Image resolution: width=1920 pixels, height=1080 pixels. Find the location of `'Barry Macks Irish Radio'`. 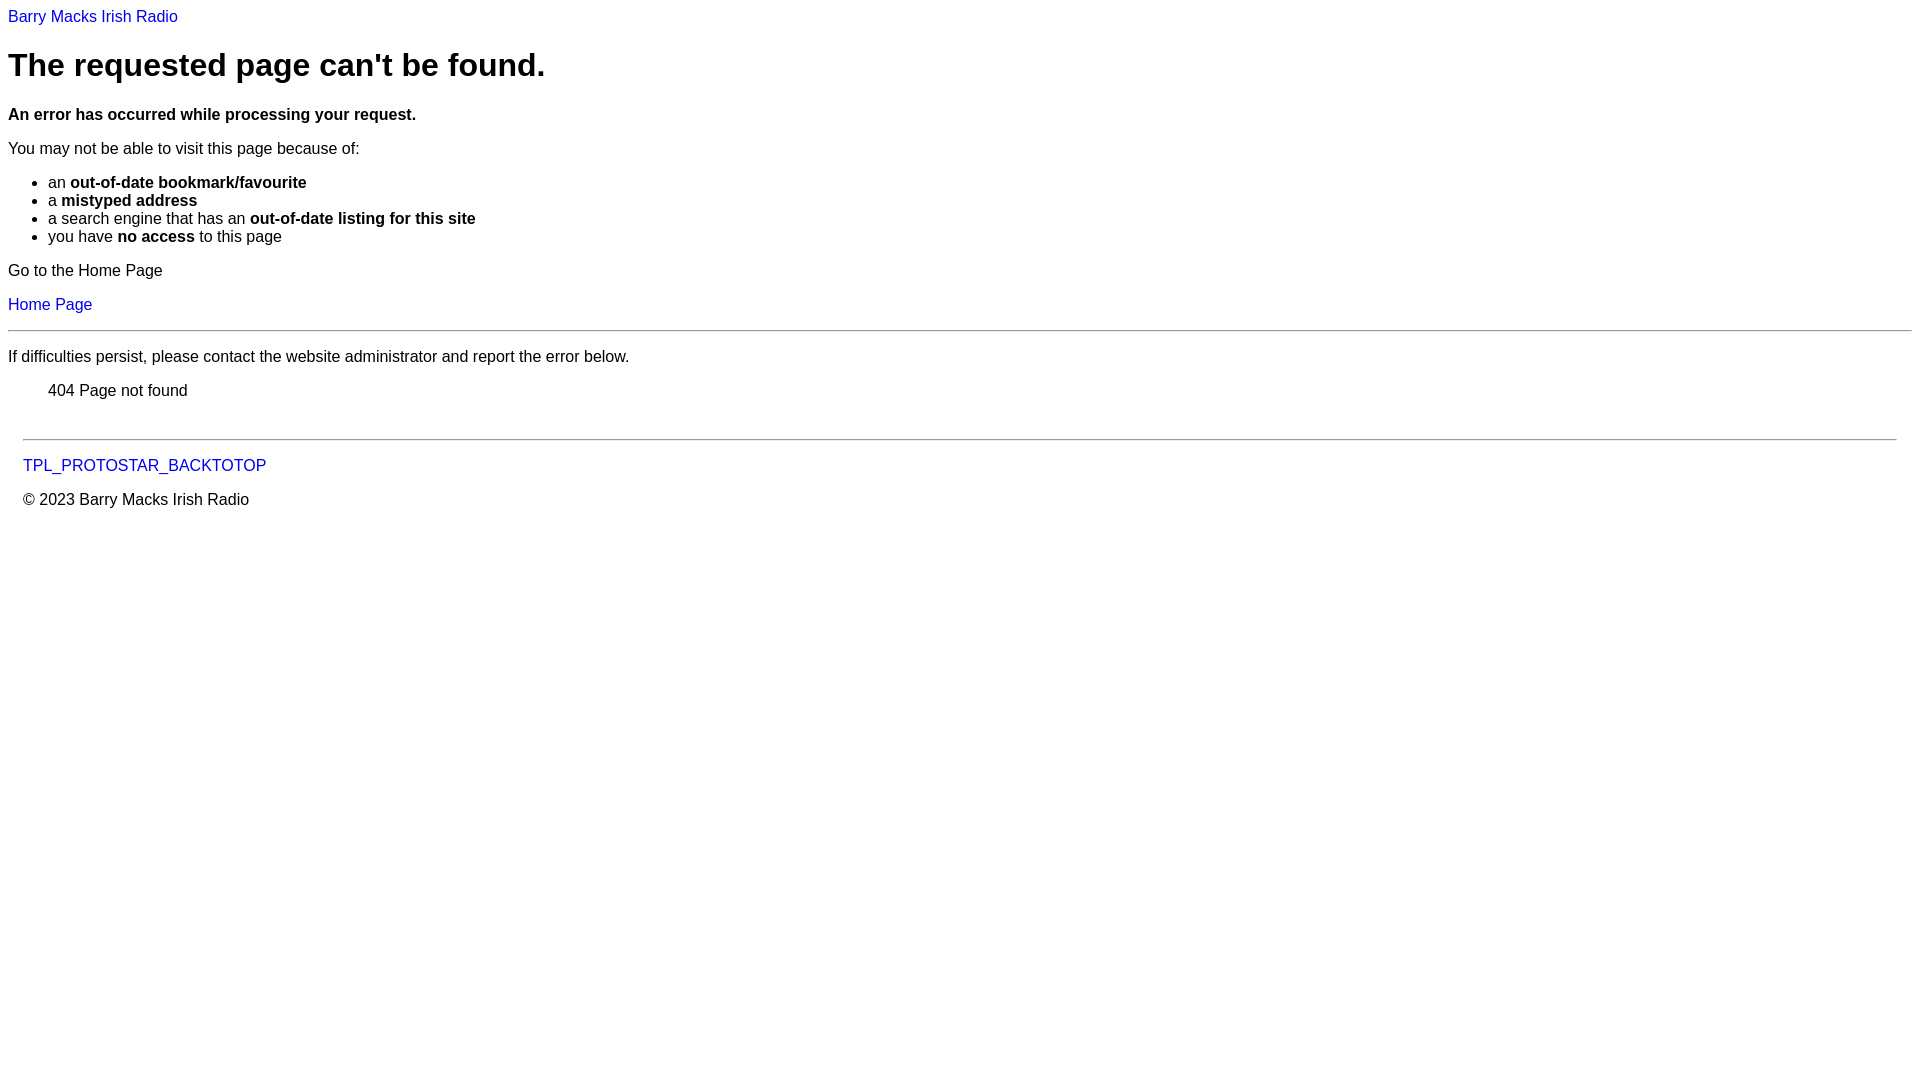

'Barry Macks Irish Radio' is located at coordinates (91, 16).